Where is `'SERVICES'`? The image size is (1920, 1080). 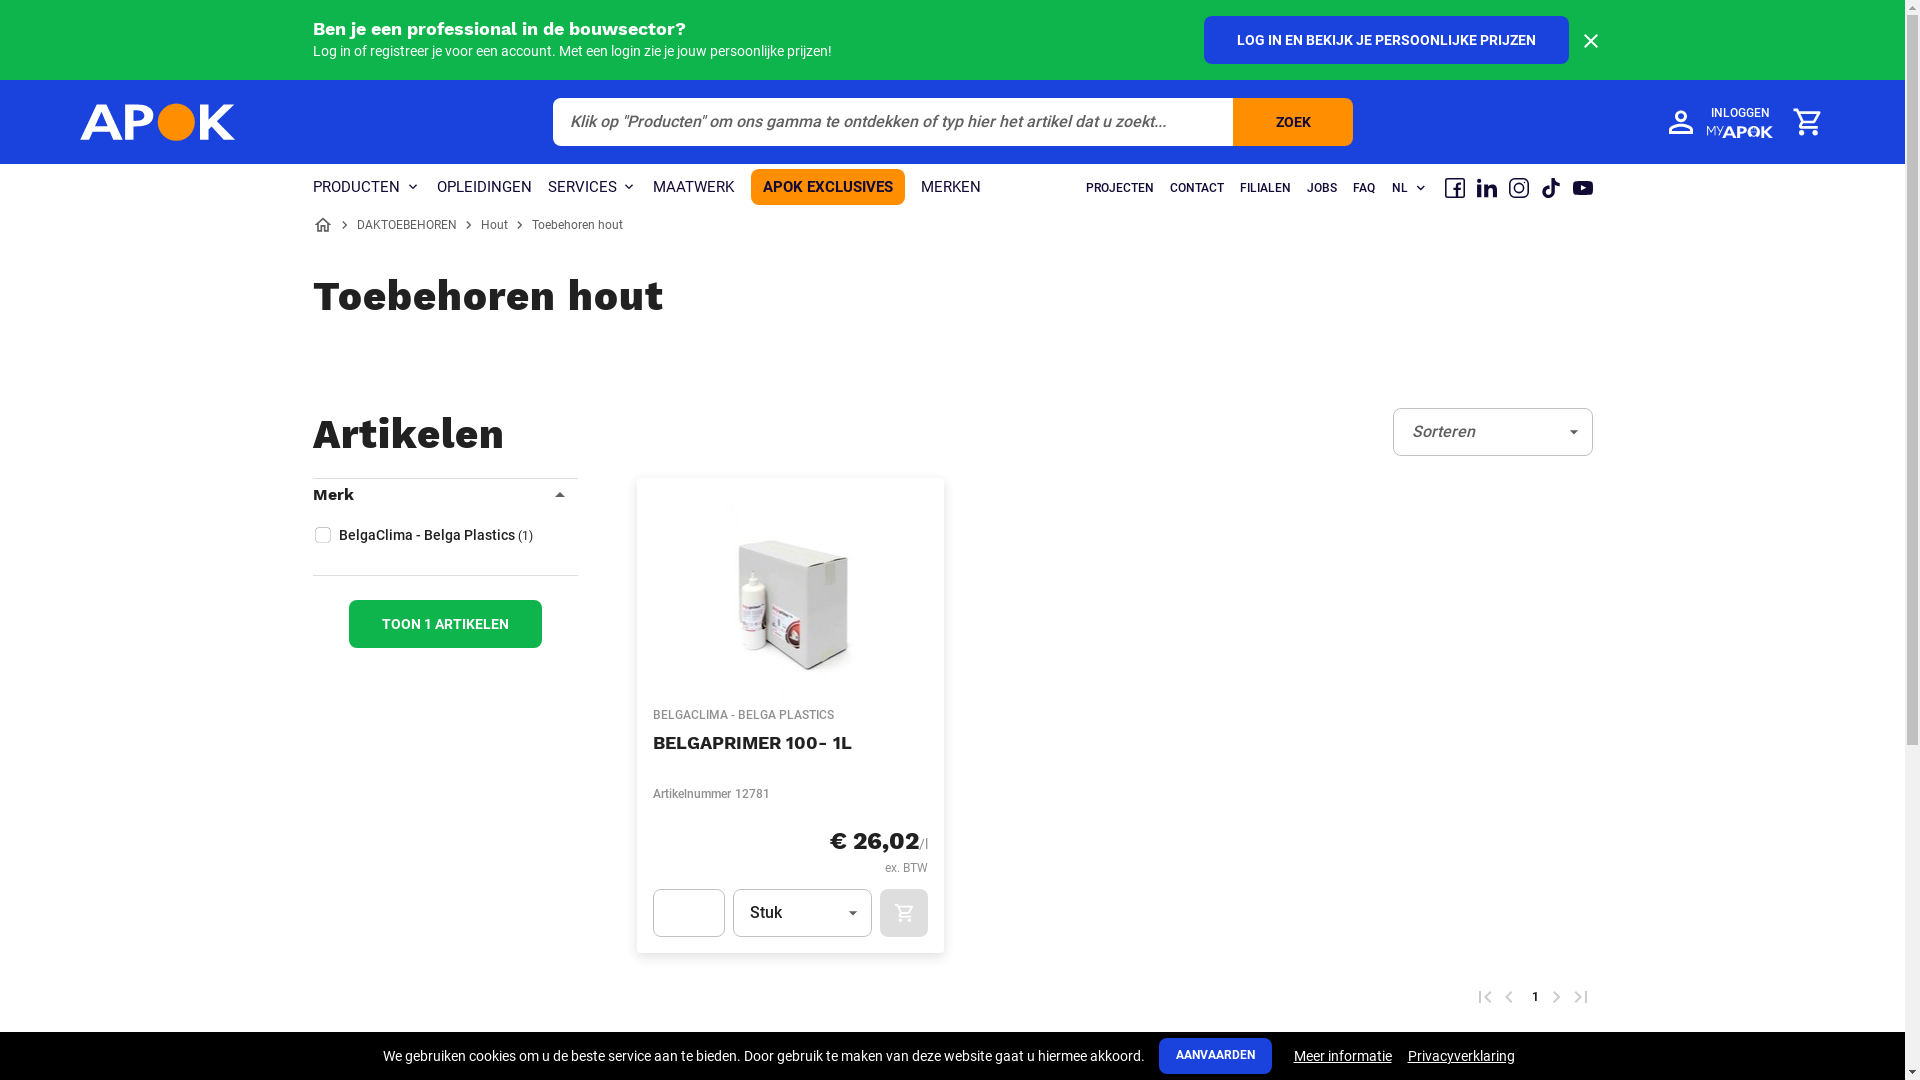 'SERVICES' is located at coordinates (591, 187).